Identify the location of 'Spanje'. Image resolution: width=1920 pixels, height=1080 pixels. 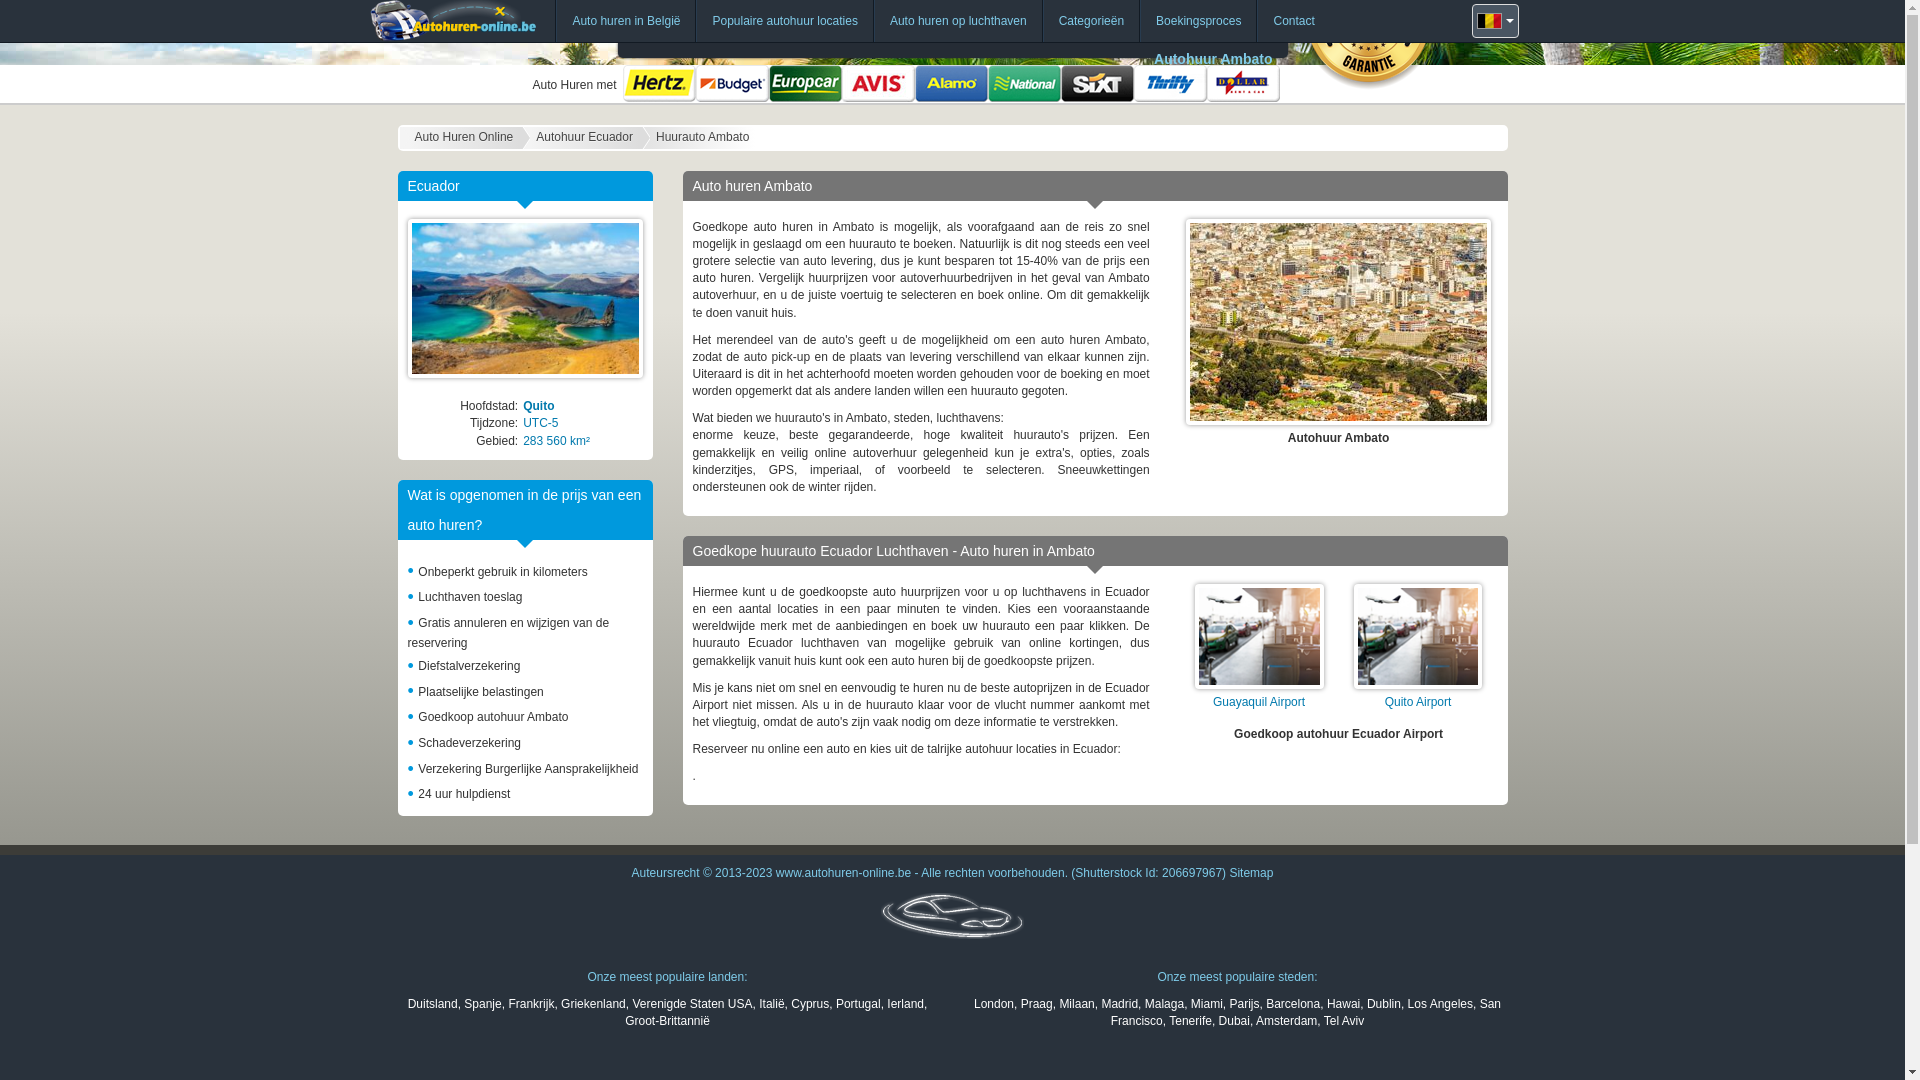
(482, 1003).